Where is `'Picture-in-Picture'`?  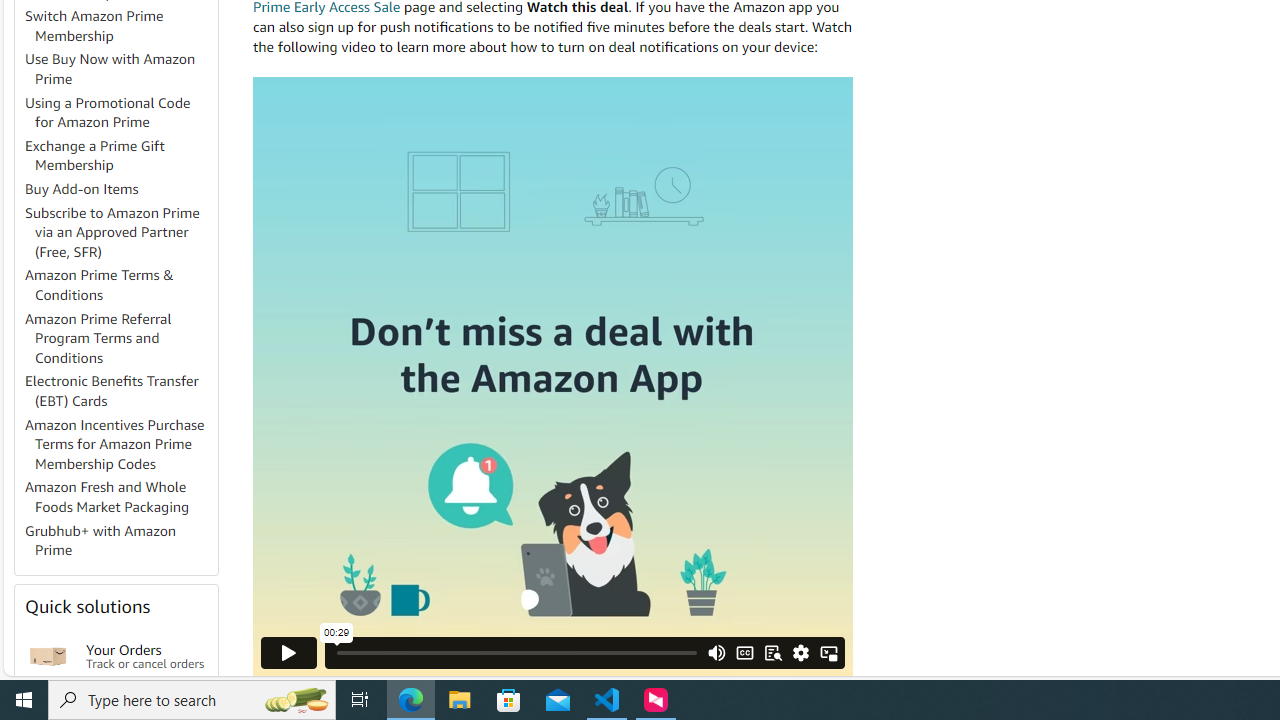 'Picture-in-Picture' is located at coordinates (828, 652).